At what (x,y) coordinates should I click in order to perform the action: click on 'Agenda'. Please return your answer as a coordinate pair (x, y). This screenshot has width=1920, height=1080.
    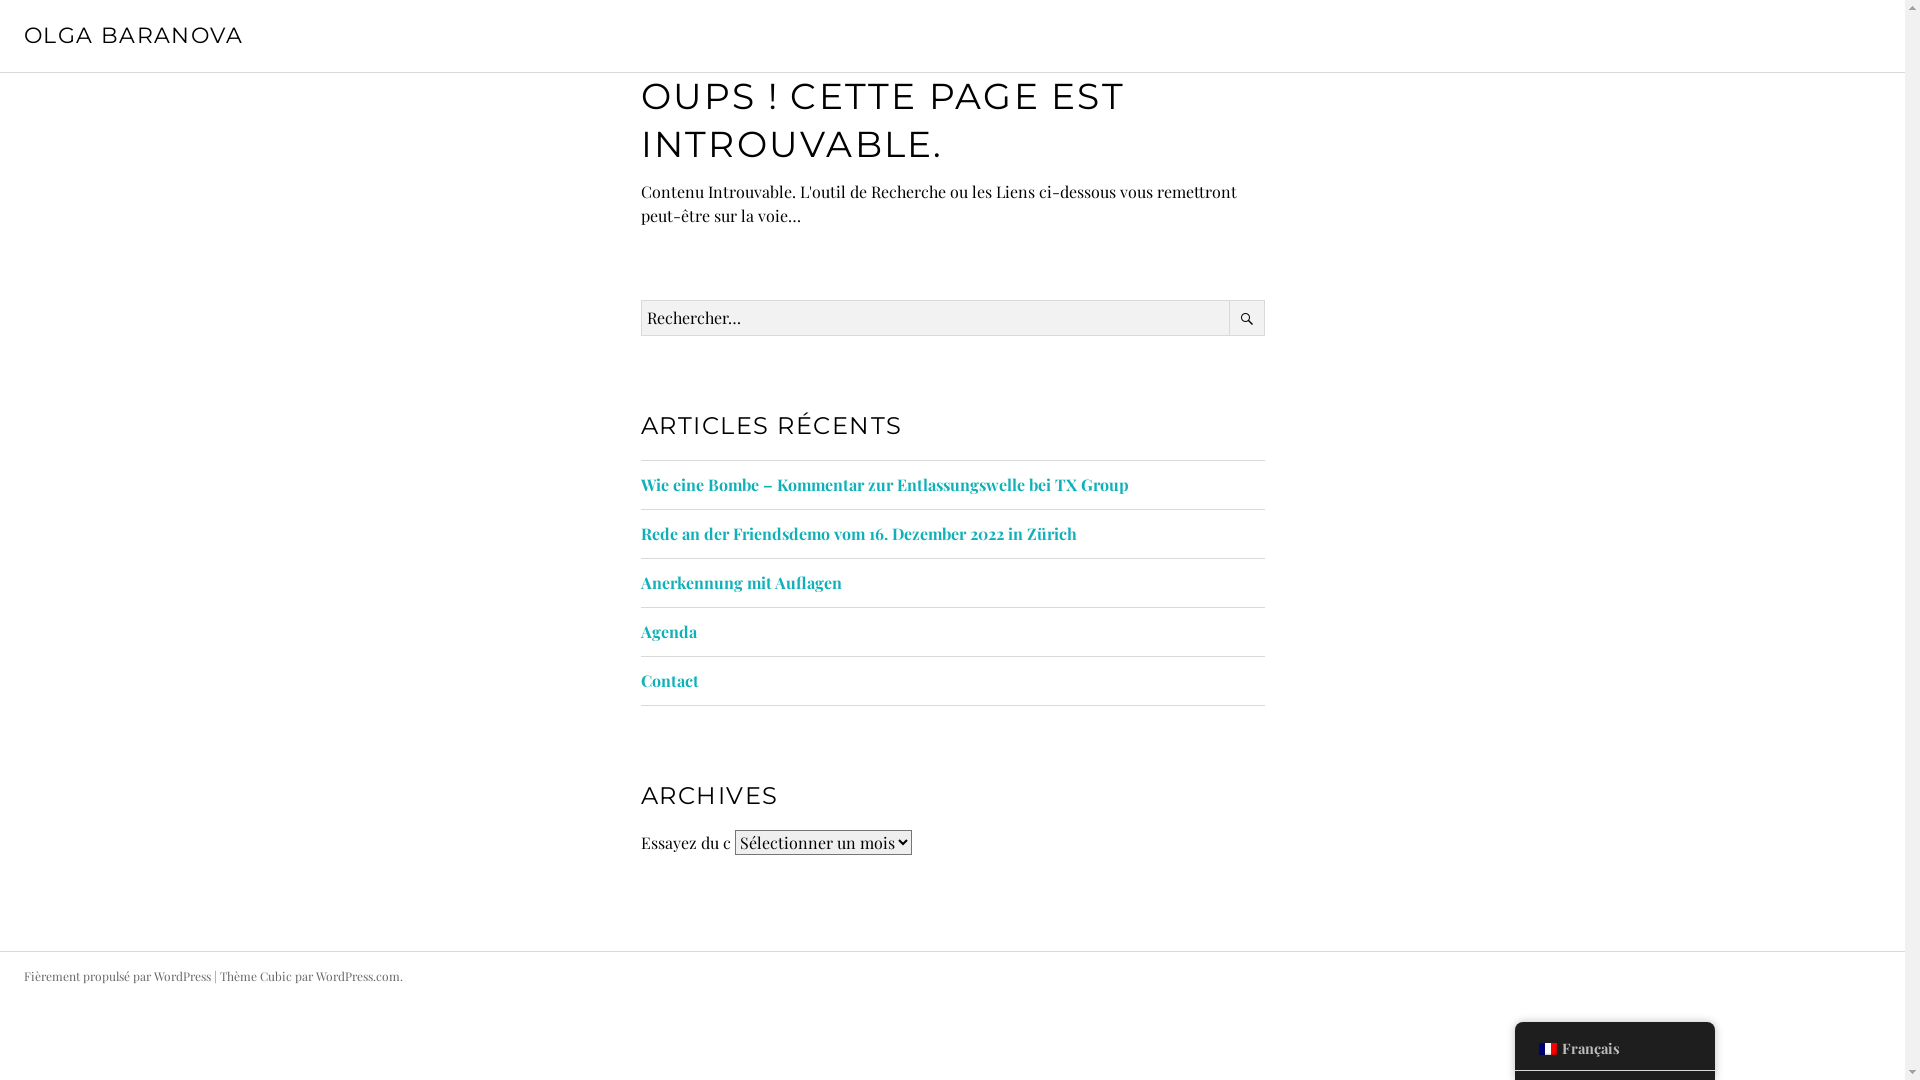
    Looking at the image, I should click on (638, 631).